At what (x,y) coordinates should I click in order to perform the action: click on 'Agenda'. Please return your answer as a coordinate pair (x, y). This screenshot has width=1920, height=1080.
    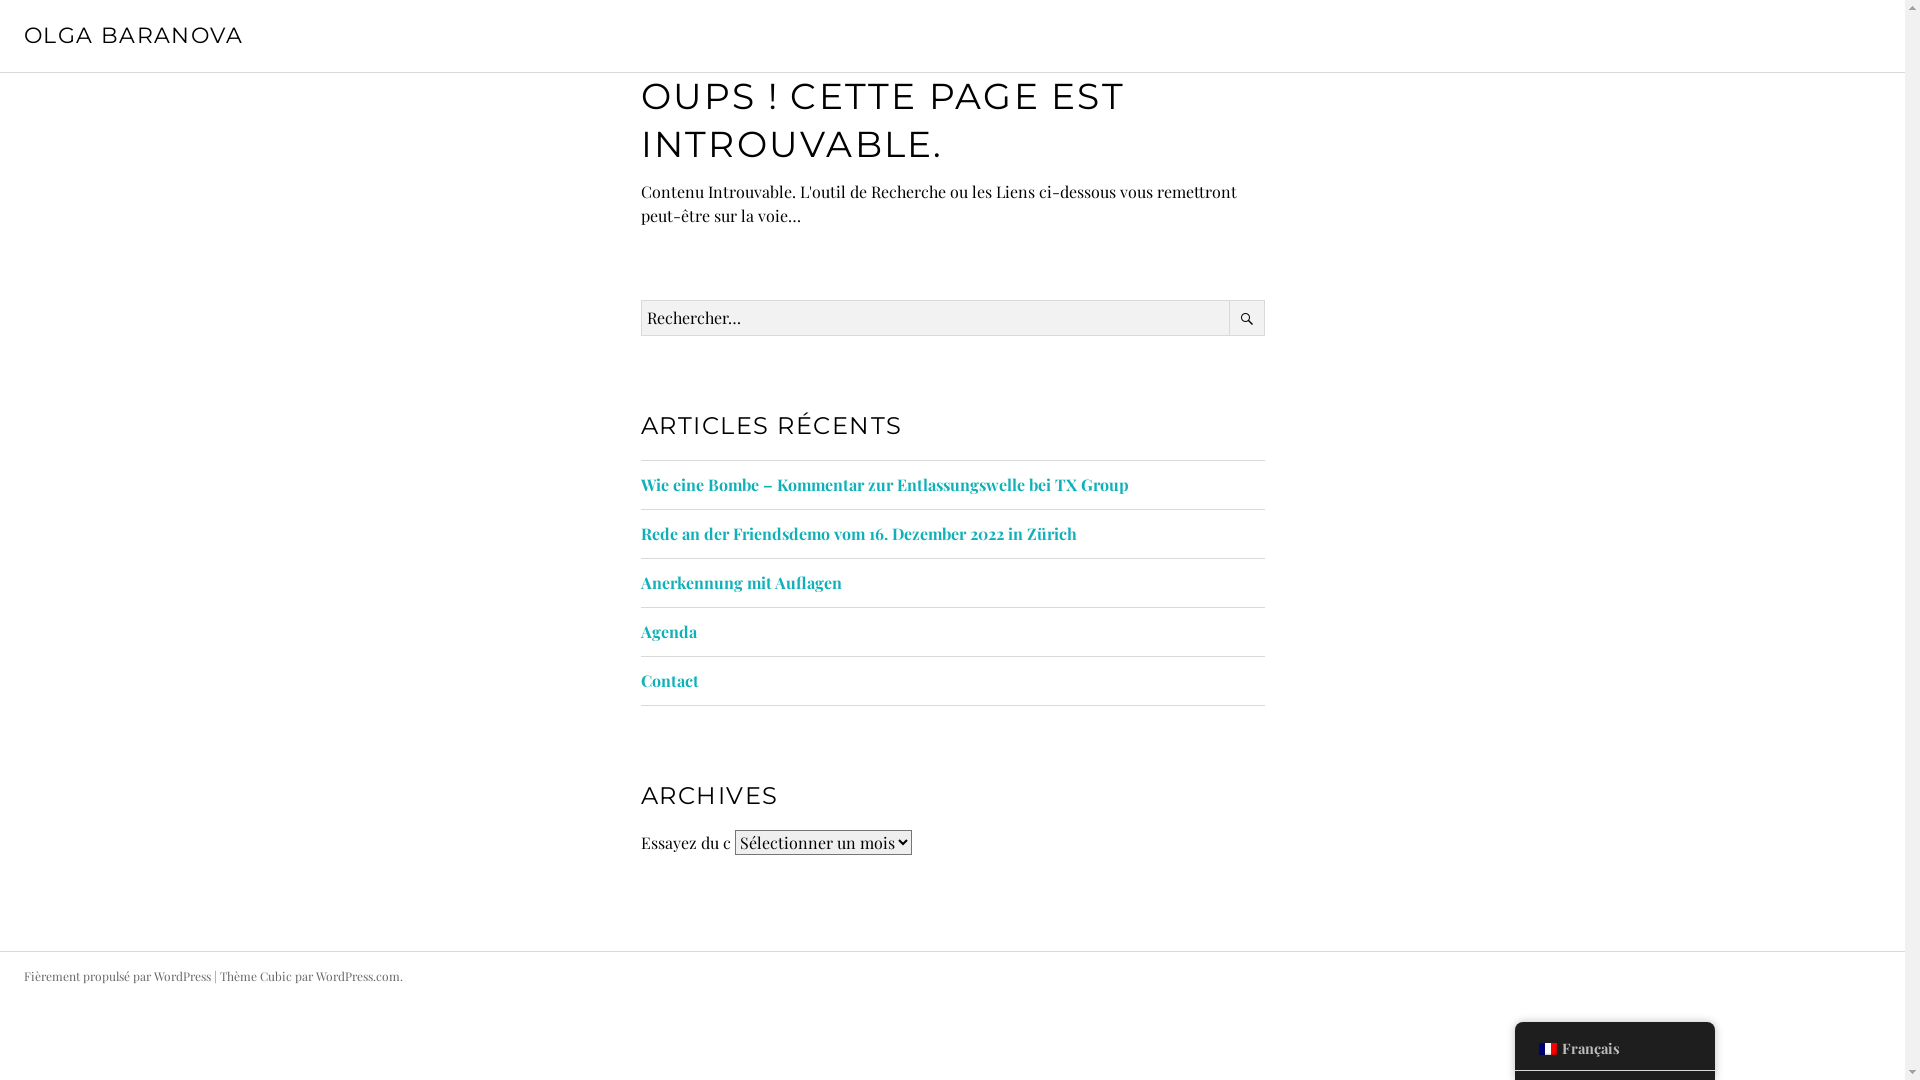
    Looking at the image, I should click on (638, 631).